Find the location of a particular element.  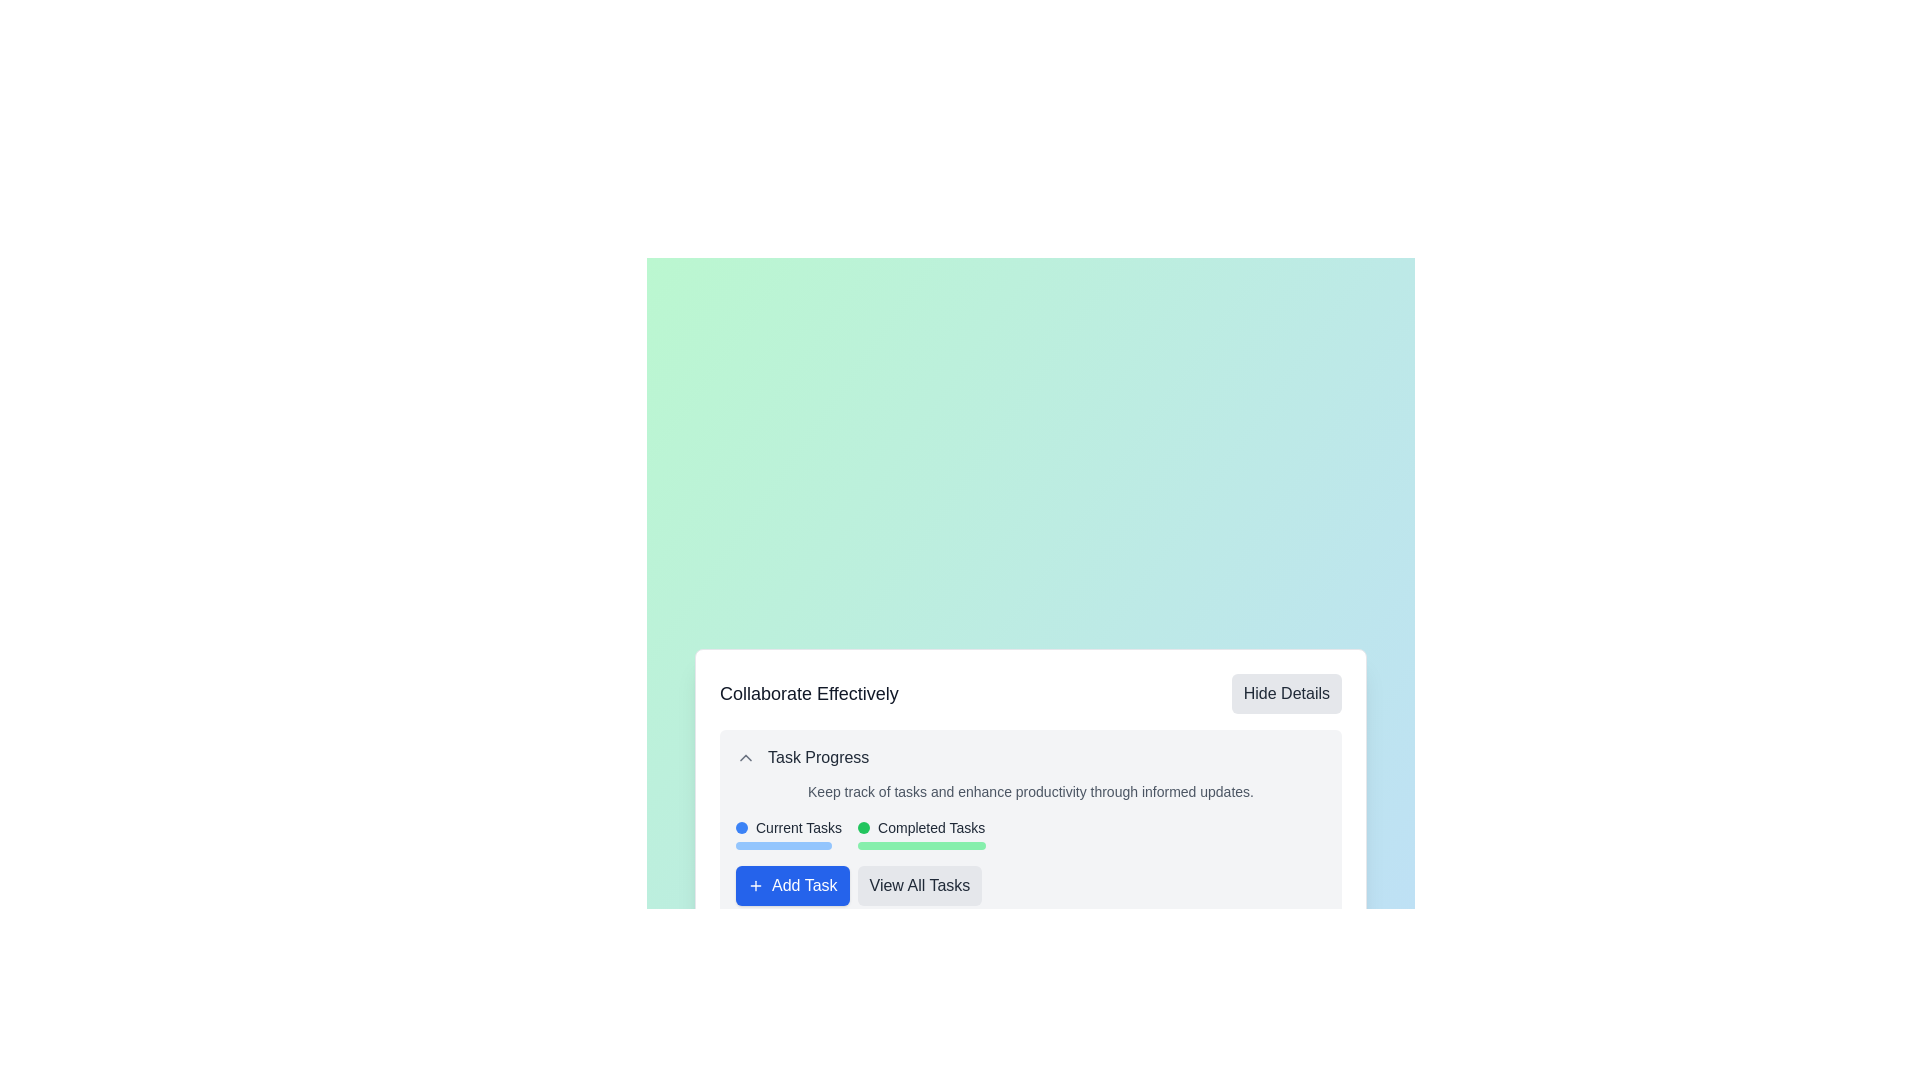

the small, green, rounded rectangle styled as a progress bar located under the 'Completed Tasks' label is located at coordinates (921, 845).